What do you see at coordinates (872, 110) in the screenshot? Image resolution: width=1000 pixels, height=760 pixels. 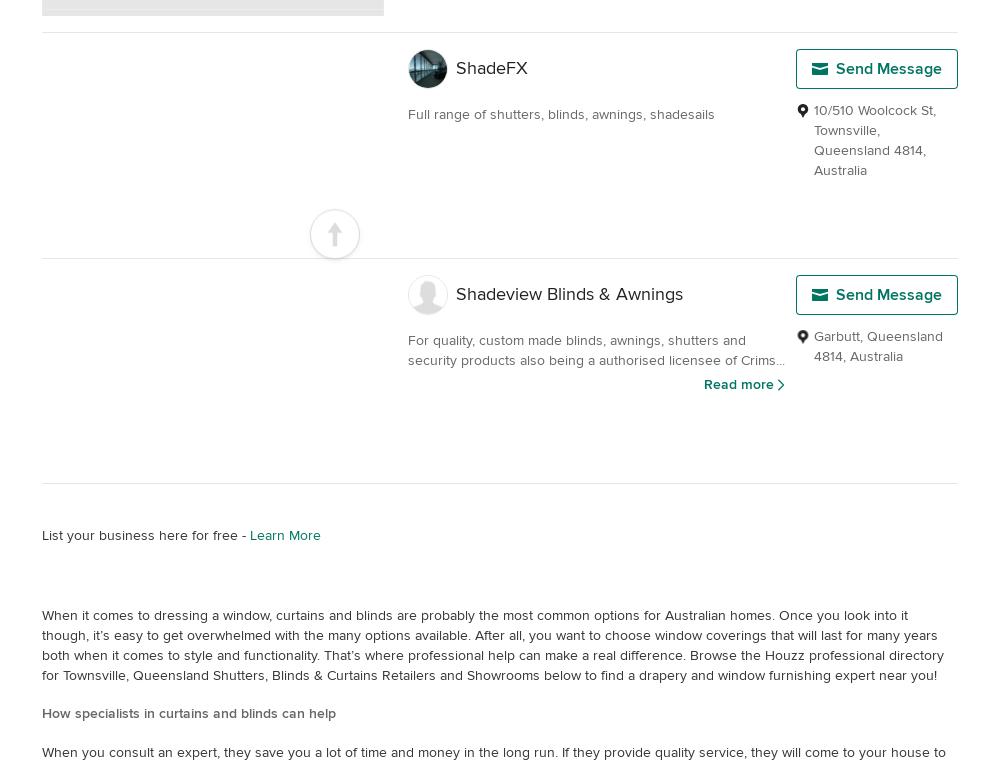 I see `'10/510 Woolcock St'` at bounding box center [872, 110].